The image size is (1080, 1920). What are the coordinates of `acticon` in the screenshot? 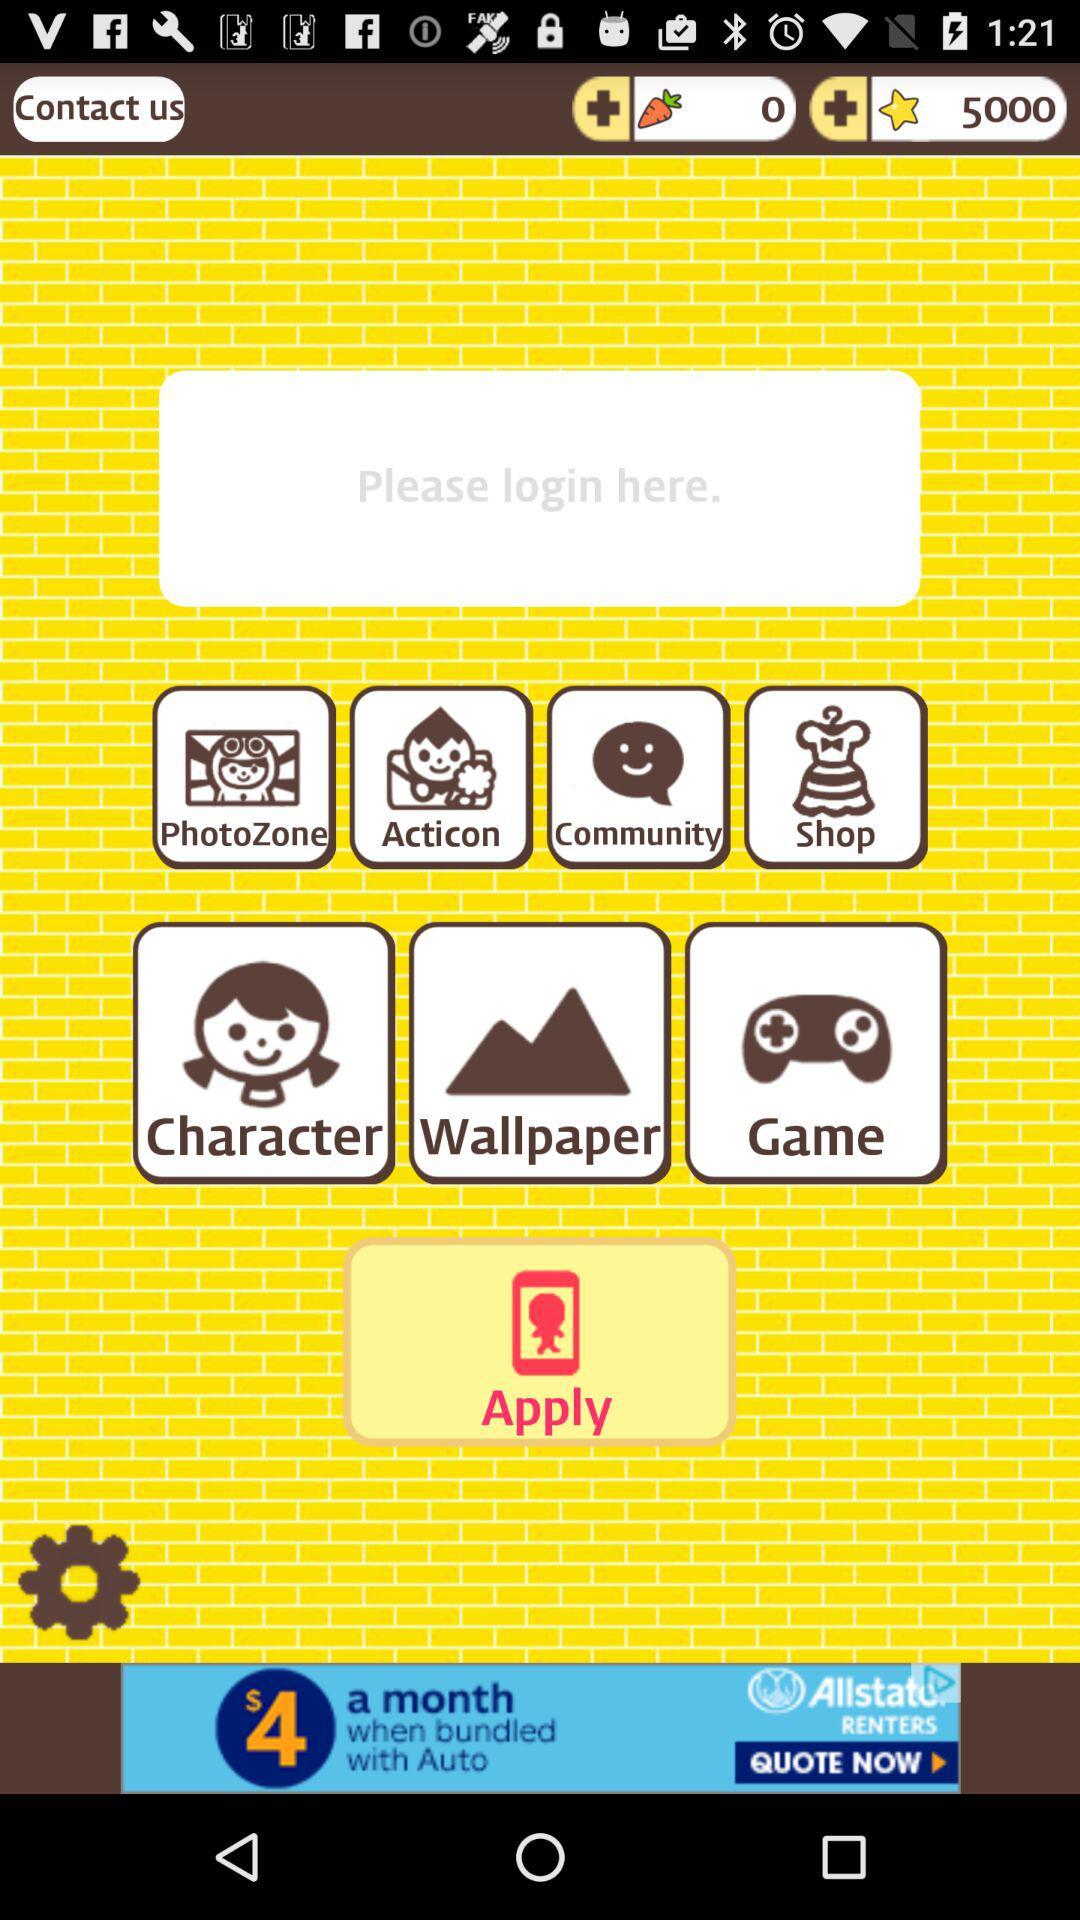 It's located at (439, 775).